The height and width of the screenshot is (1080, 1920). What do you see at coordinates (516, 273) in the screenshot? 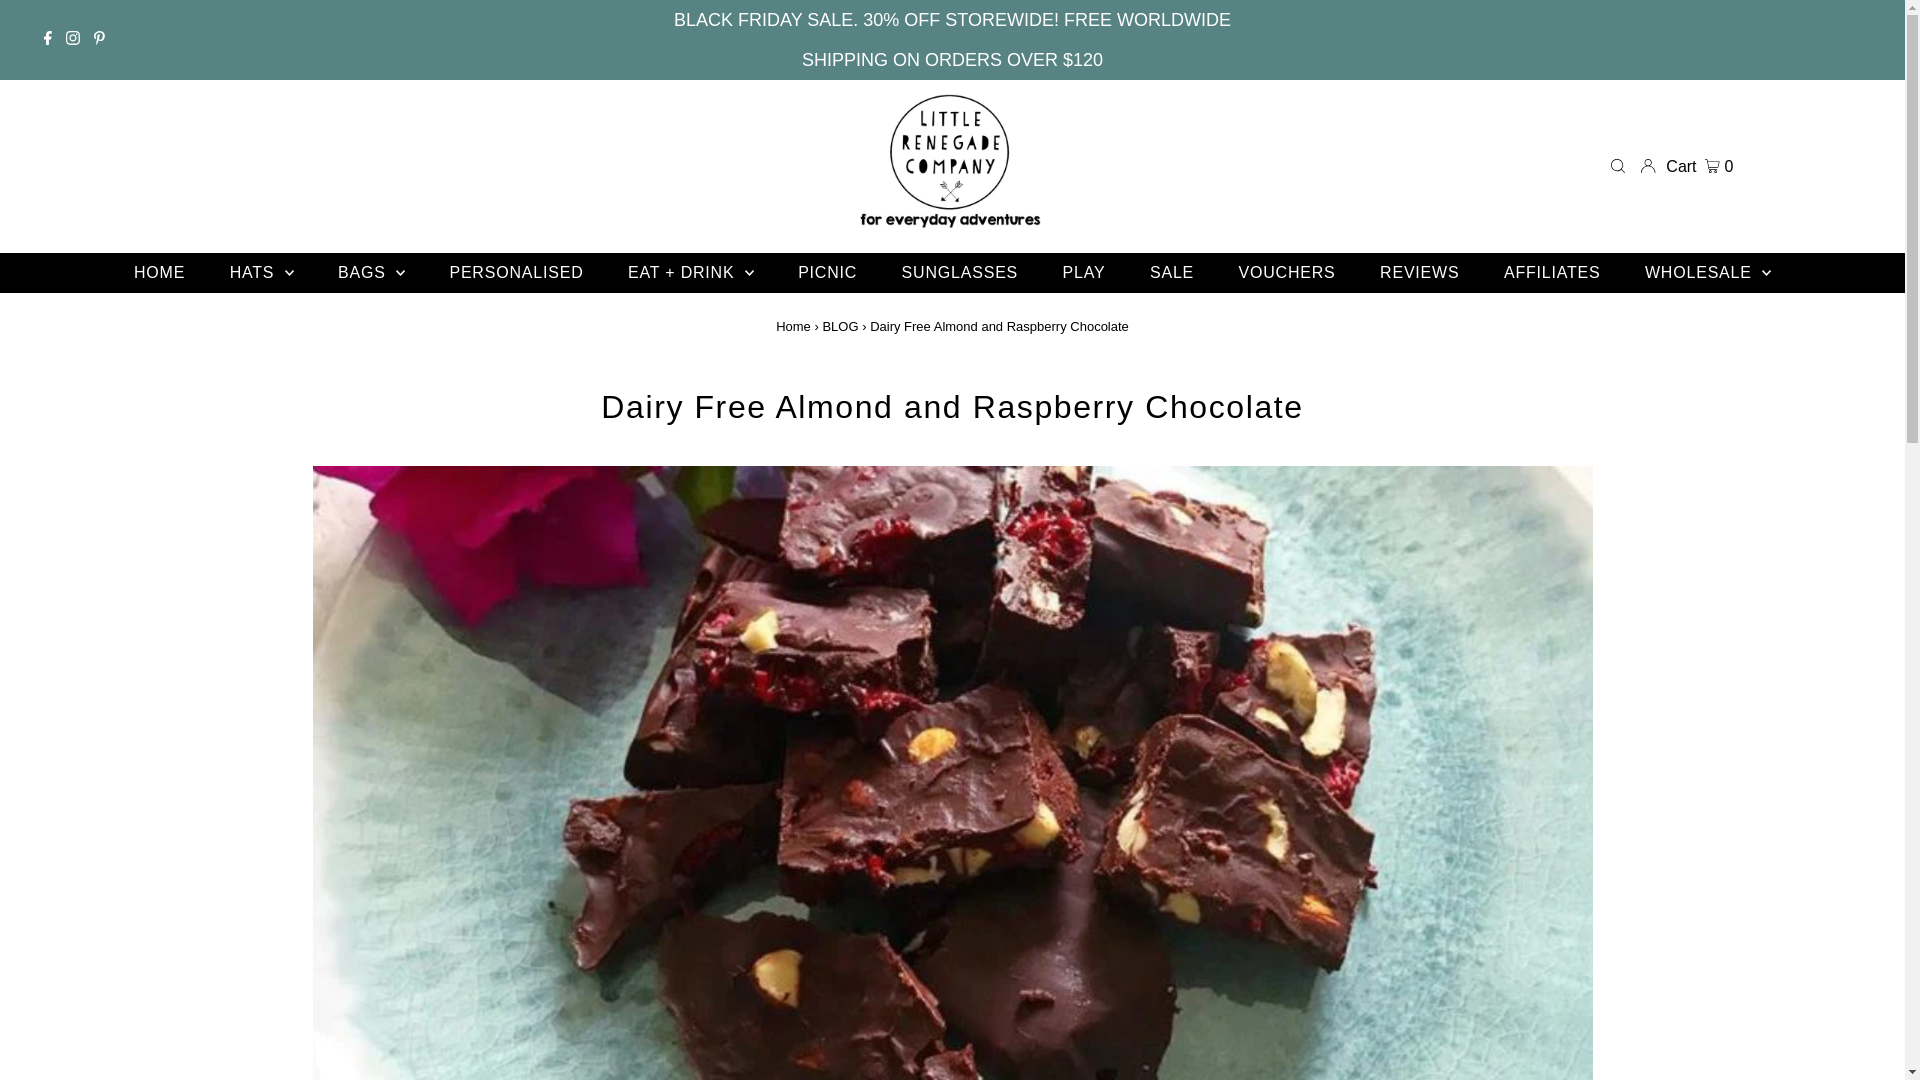
I see `'PERSONALISED'` at bounding box center [516, 273].